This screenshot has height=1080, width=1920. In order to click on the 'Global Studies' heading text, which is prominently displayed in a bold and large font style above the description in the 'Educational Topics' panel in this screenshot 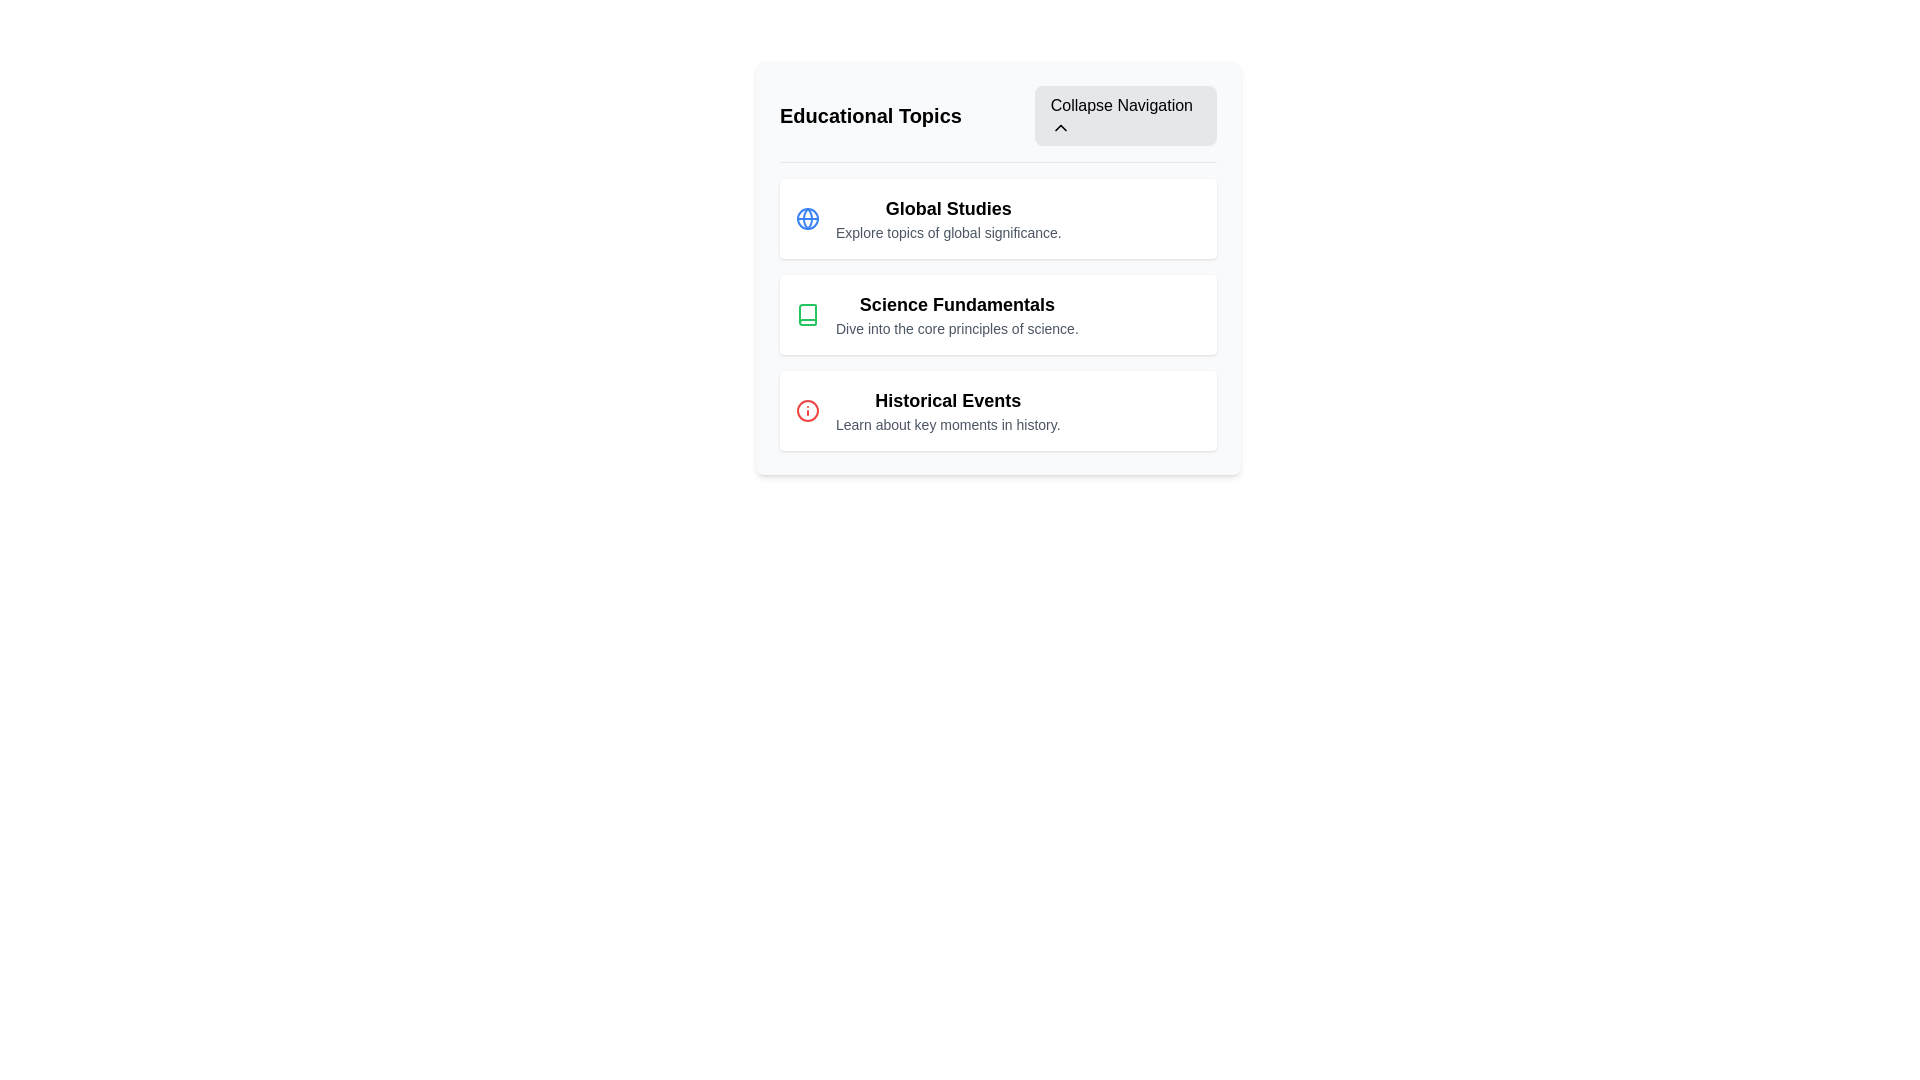, I will do `click(947, 208)`.